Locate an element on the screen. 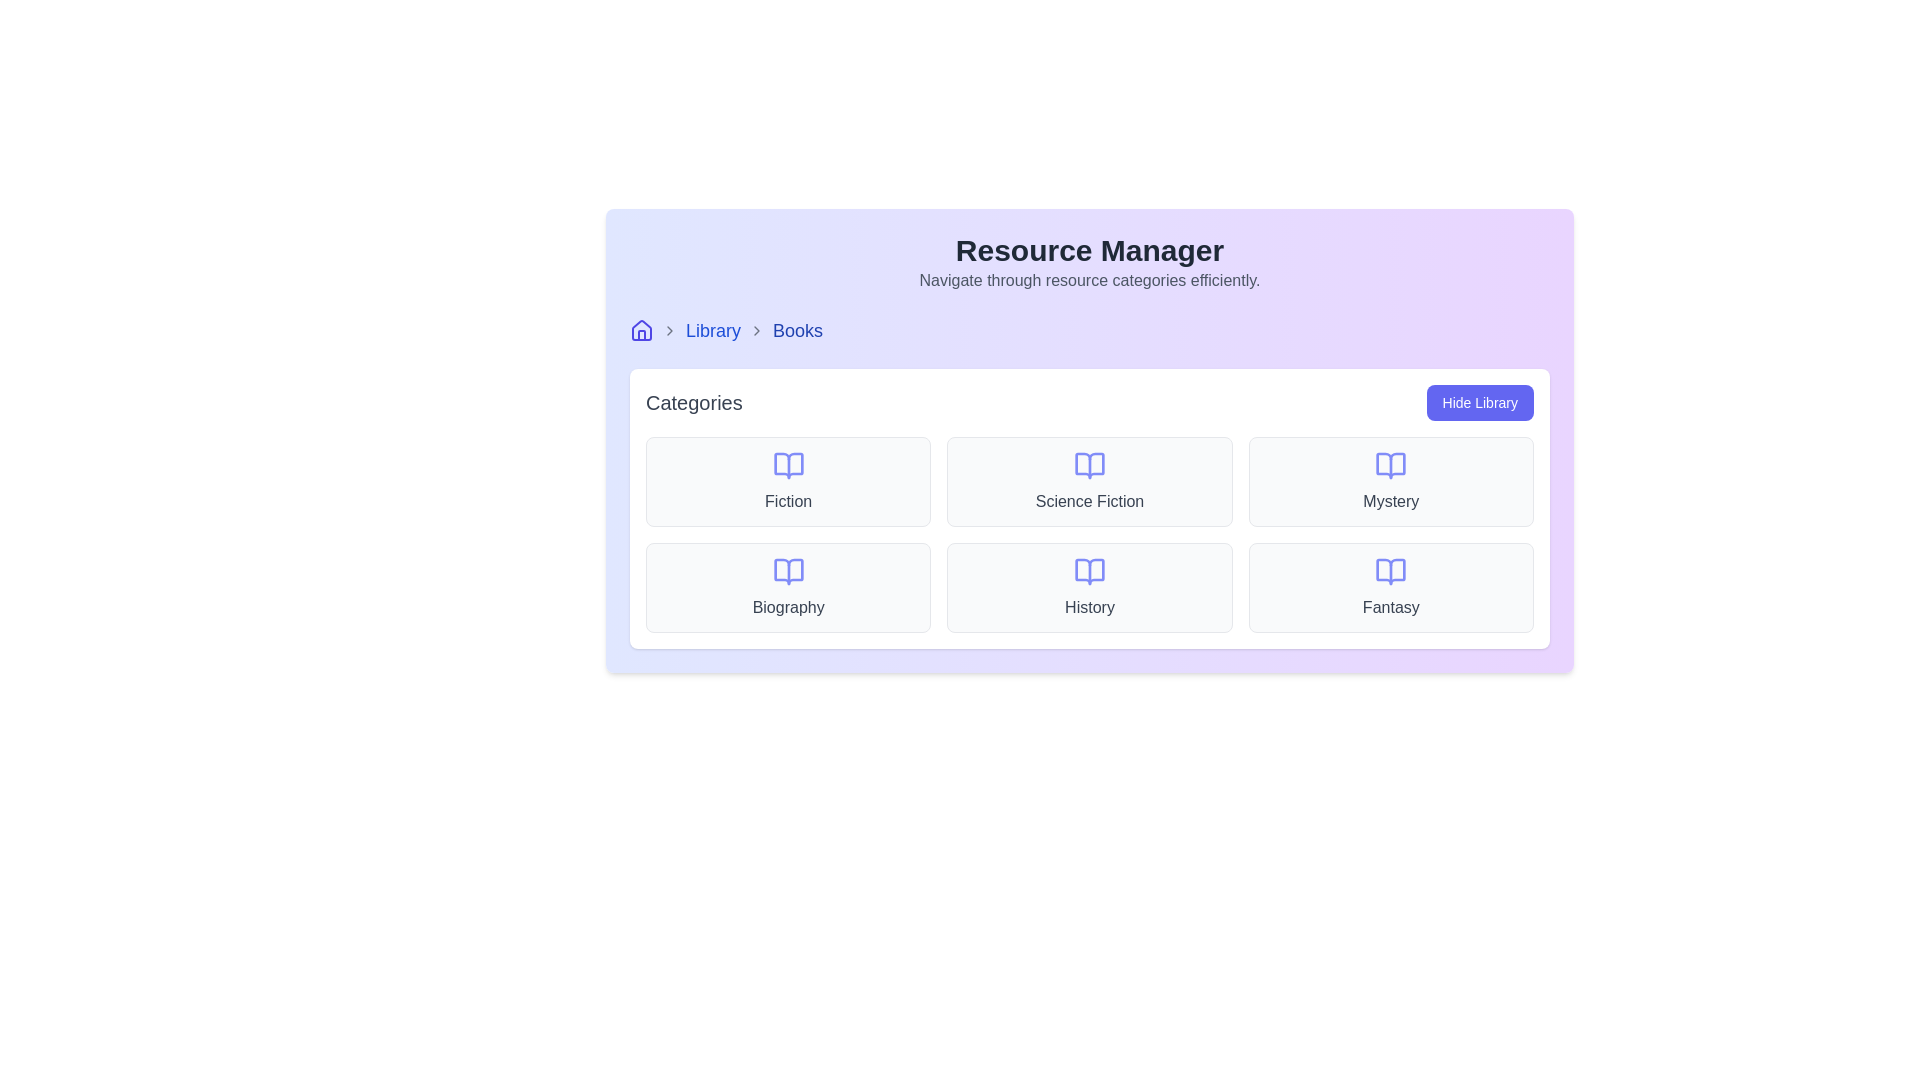 Image resolution: width=1920 pixels, height=1080 pixels. the 'Biography' text label located in the bottom-left cell of the category grid is located at coordinates (787, 606).